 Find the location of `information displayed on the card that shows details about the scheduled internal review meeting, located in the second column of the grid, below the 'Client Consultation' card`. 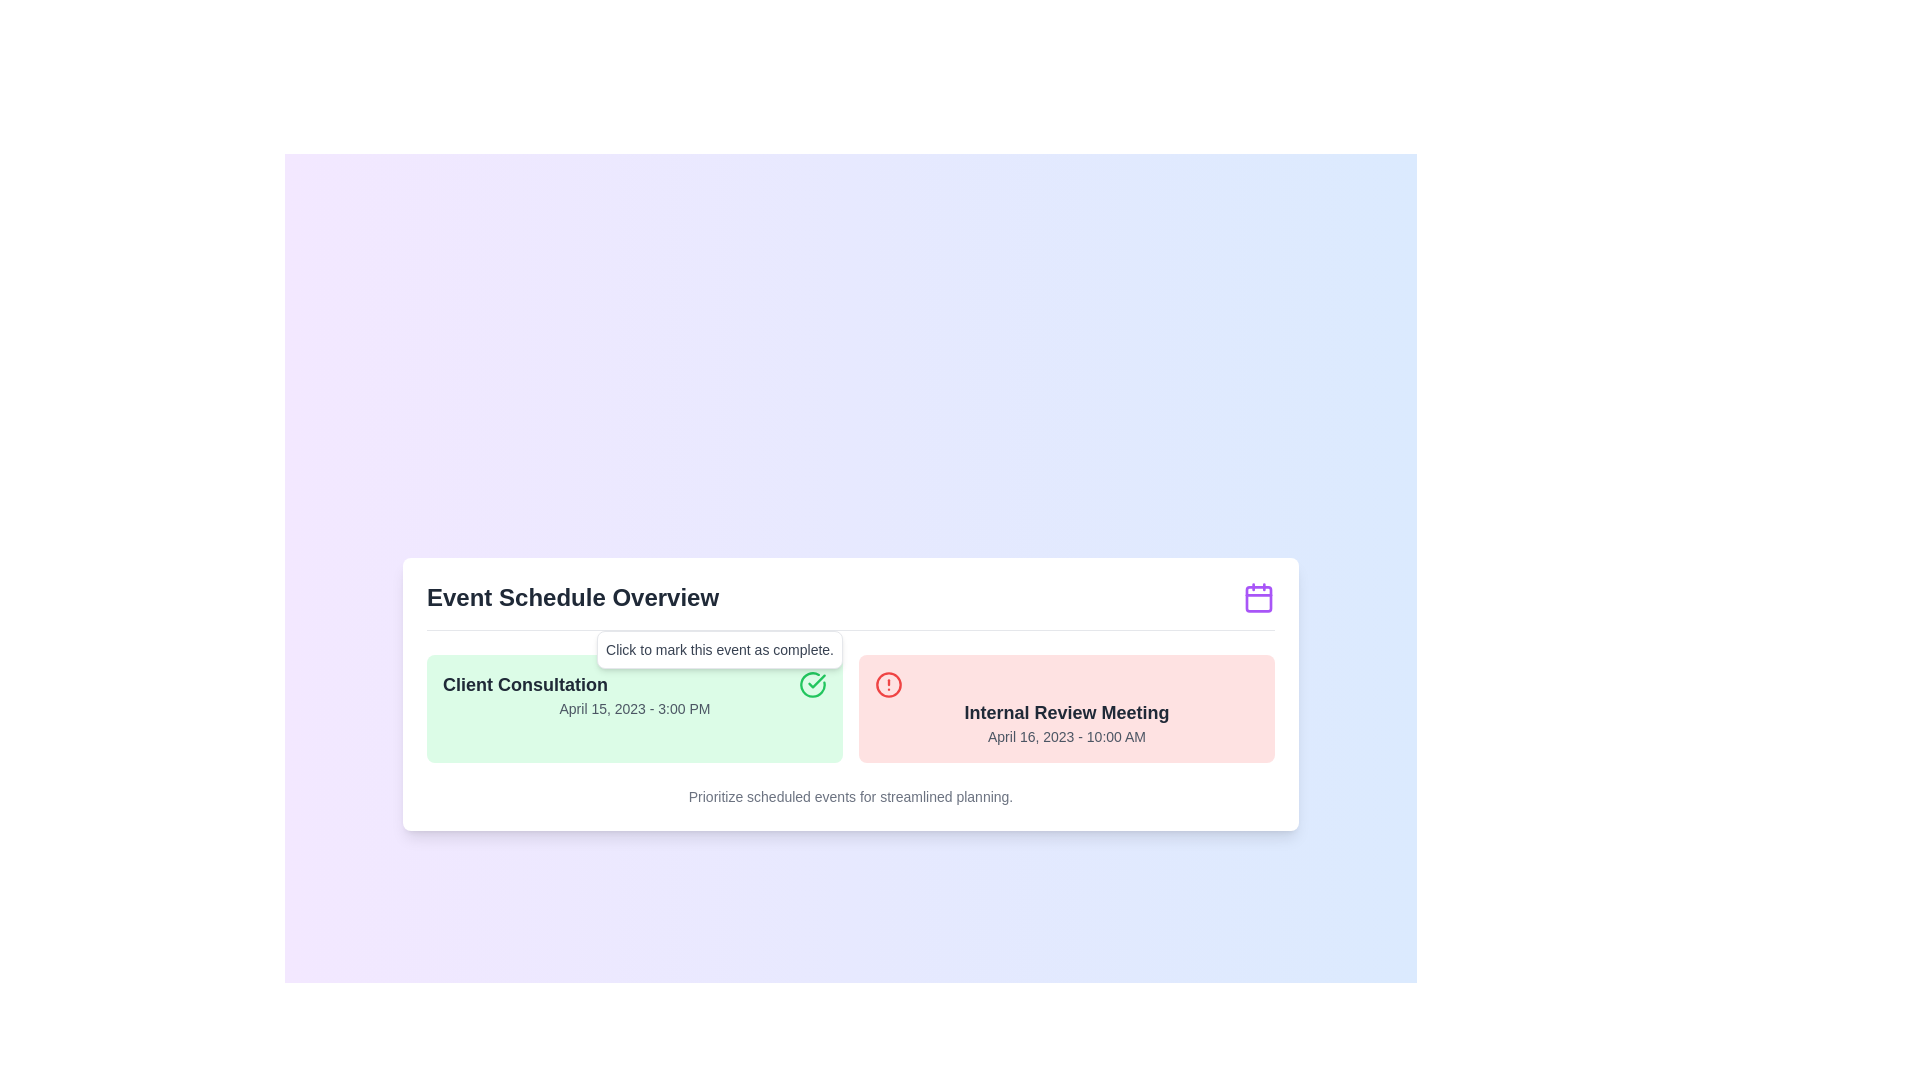

information displayed on the card that shows details about the scheduled internal review meeting, located in the second column of the grid, below the 'Client Consultation' card is located at coordinates (1065, 707).